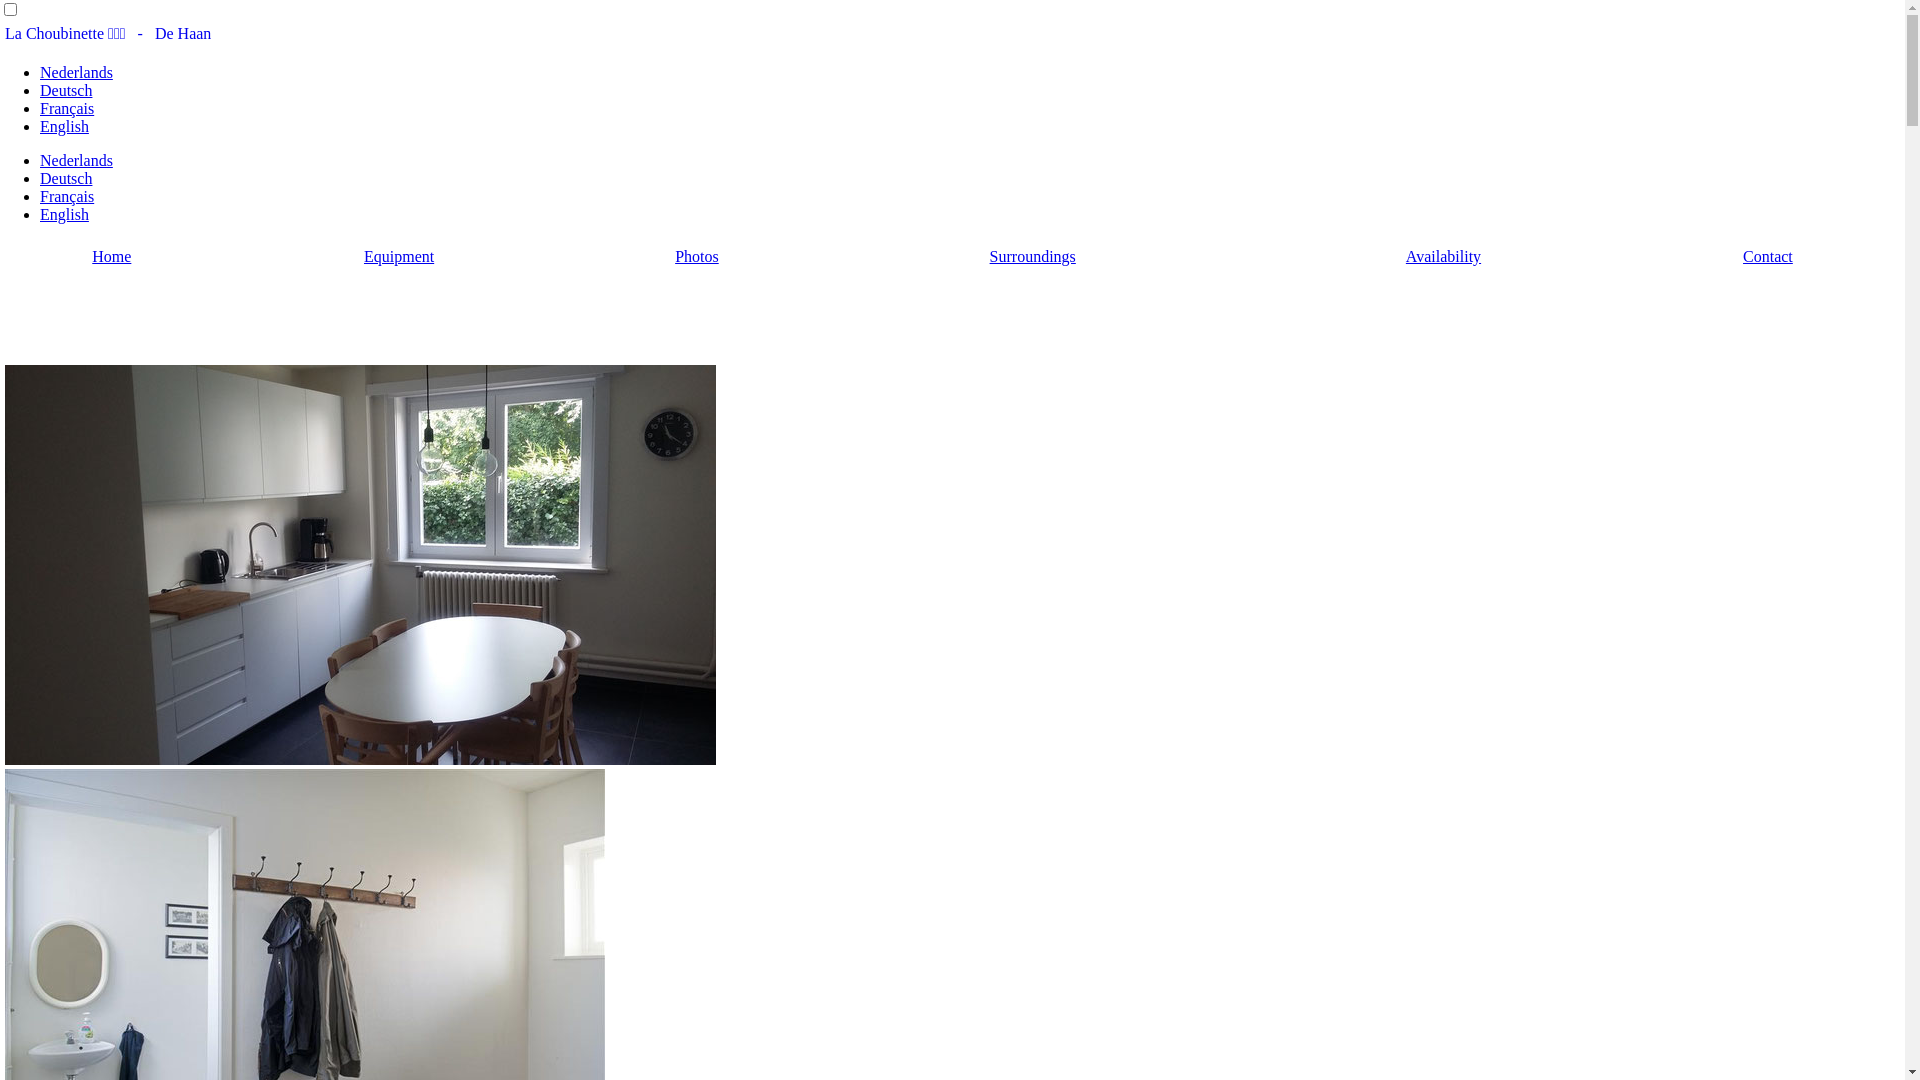 The height and width of the screenshot is (1080, 1920). Describe the element at coordinates (64, 214) in the screenshot. I see `'English'` at that location.